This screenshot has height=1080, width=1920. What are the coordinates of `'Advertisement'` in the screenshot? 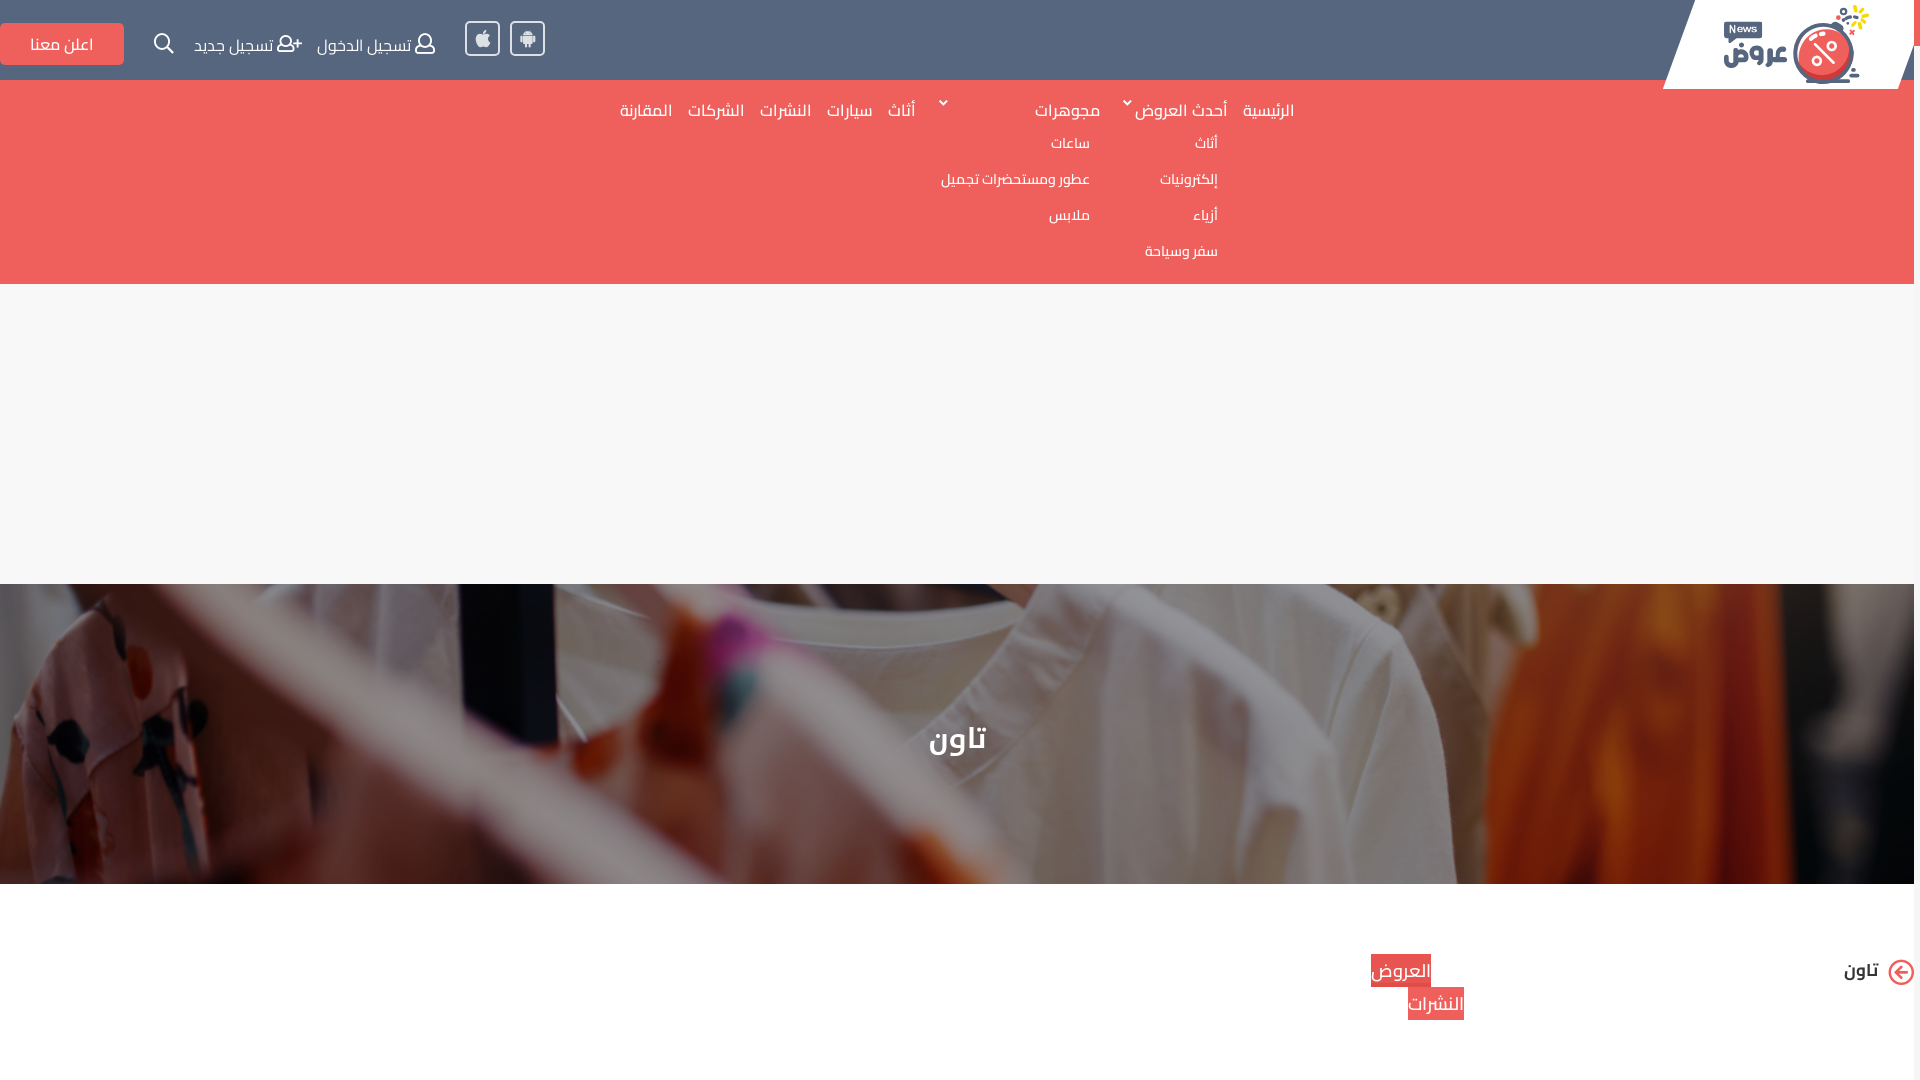 It's located at (955, 433).